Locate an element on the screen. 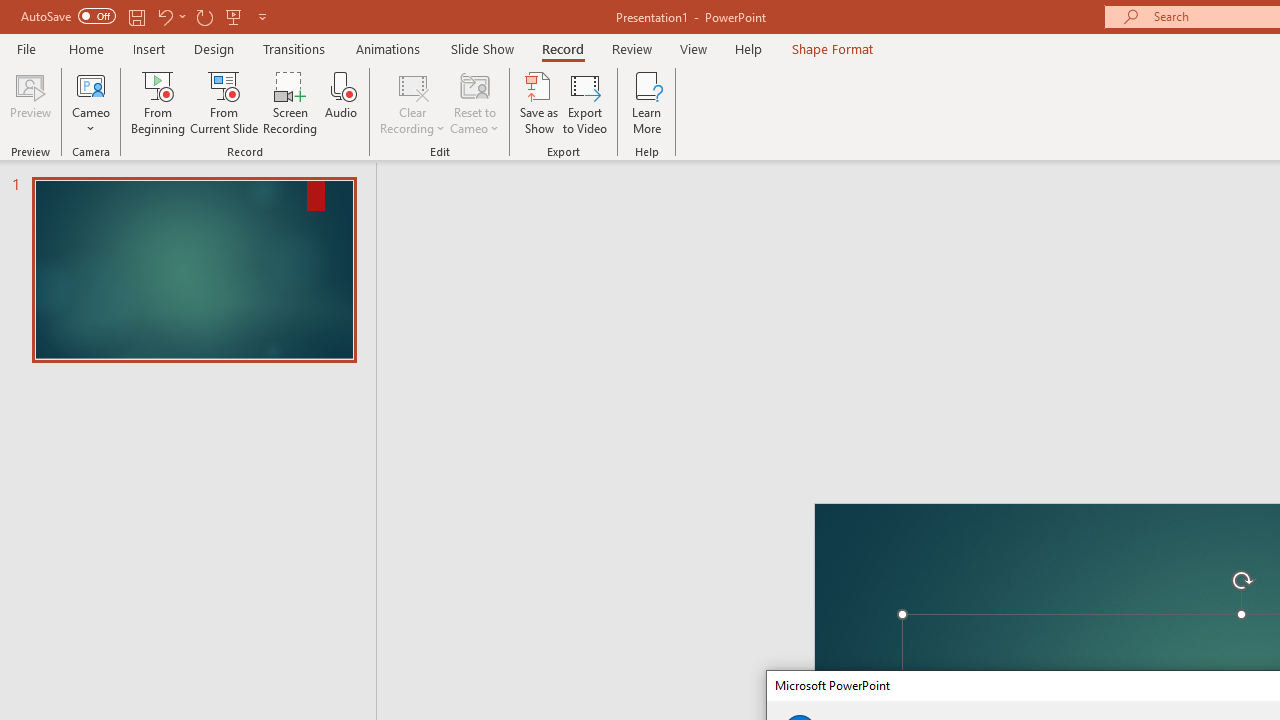 The image size is (1280, 720). 'Audio' is located at coordinates (341, 103).